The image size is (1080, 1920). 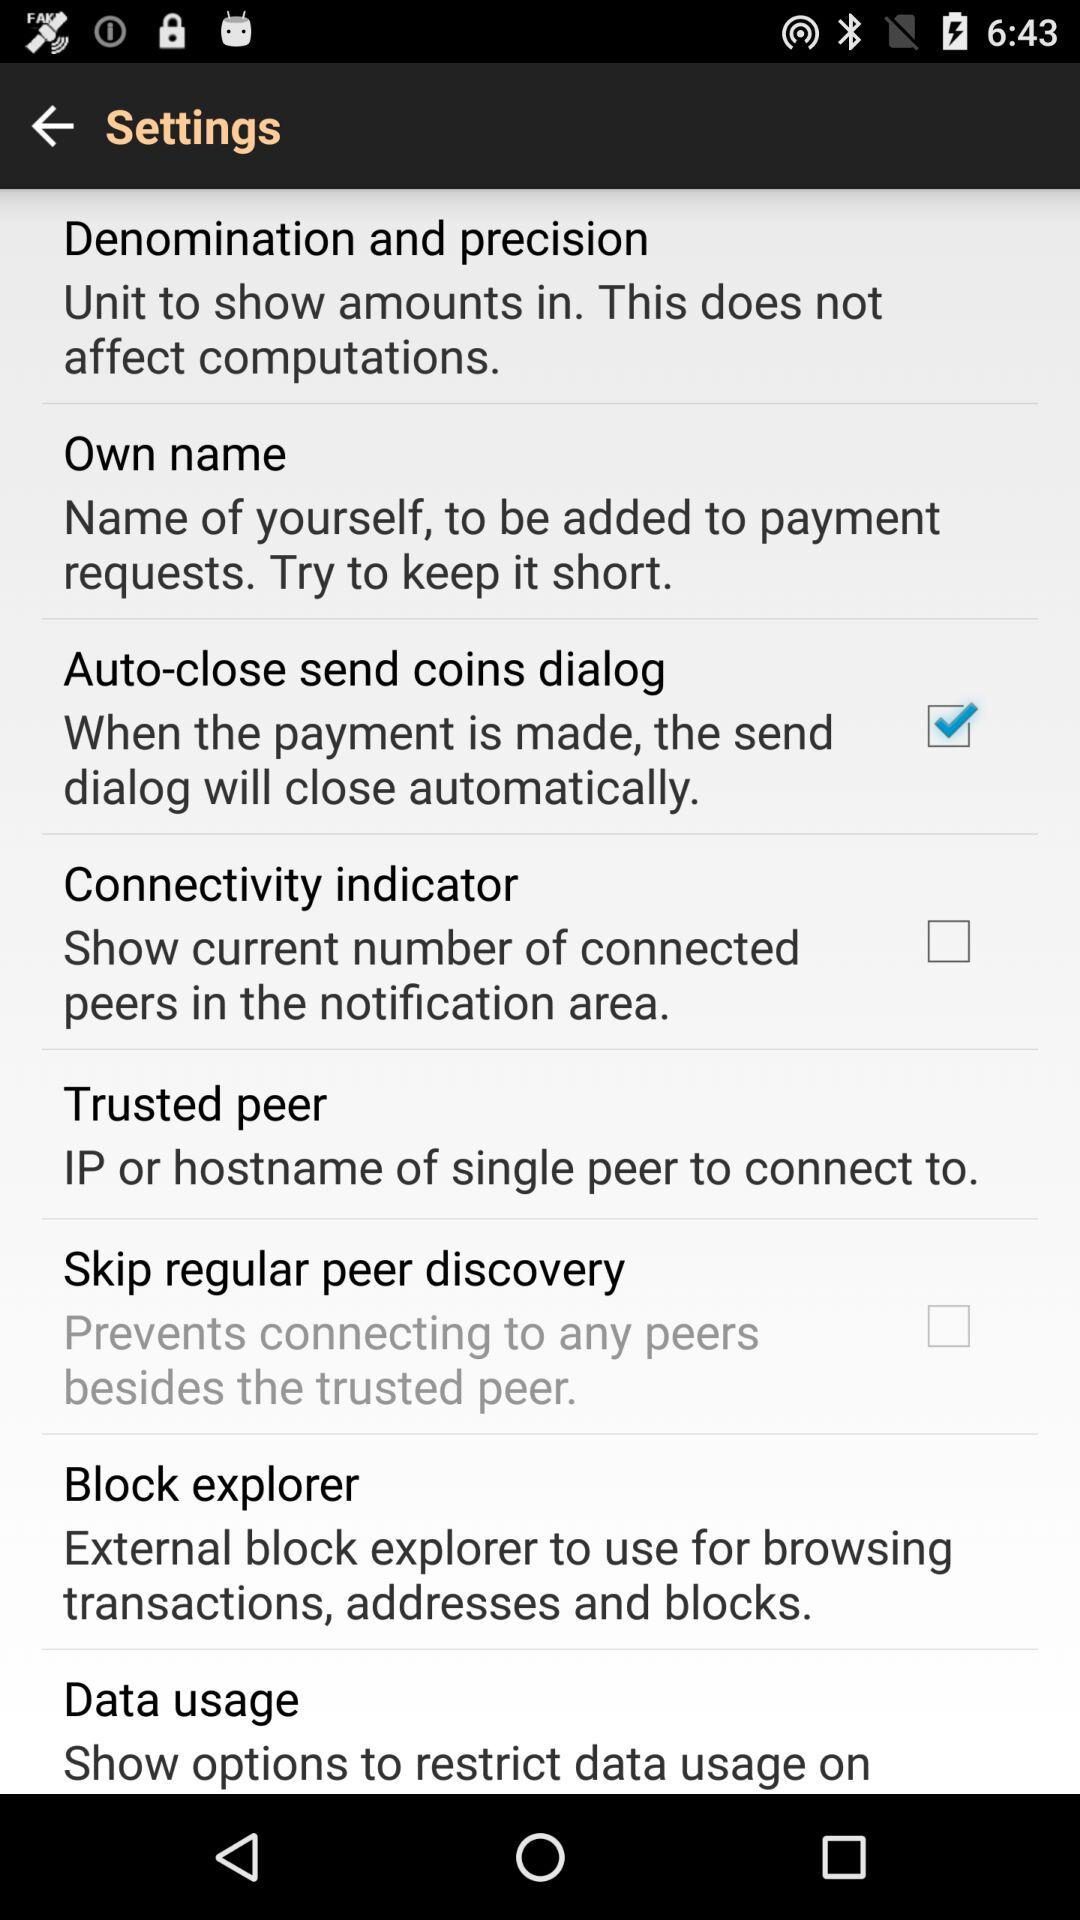 I want to click on the own name icon, so click(x=173, y=450).